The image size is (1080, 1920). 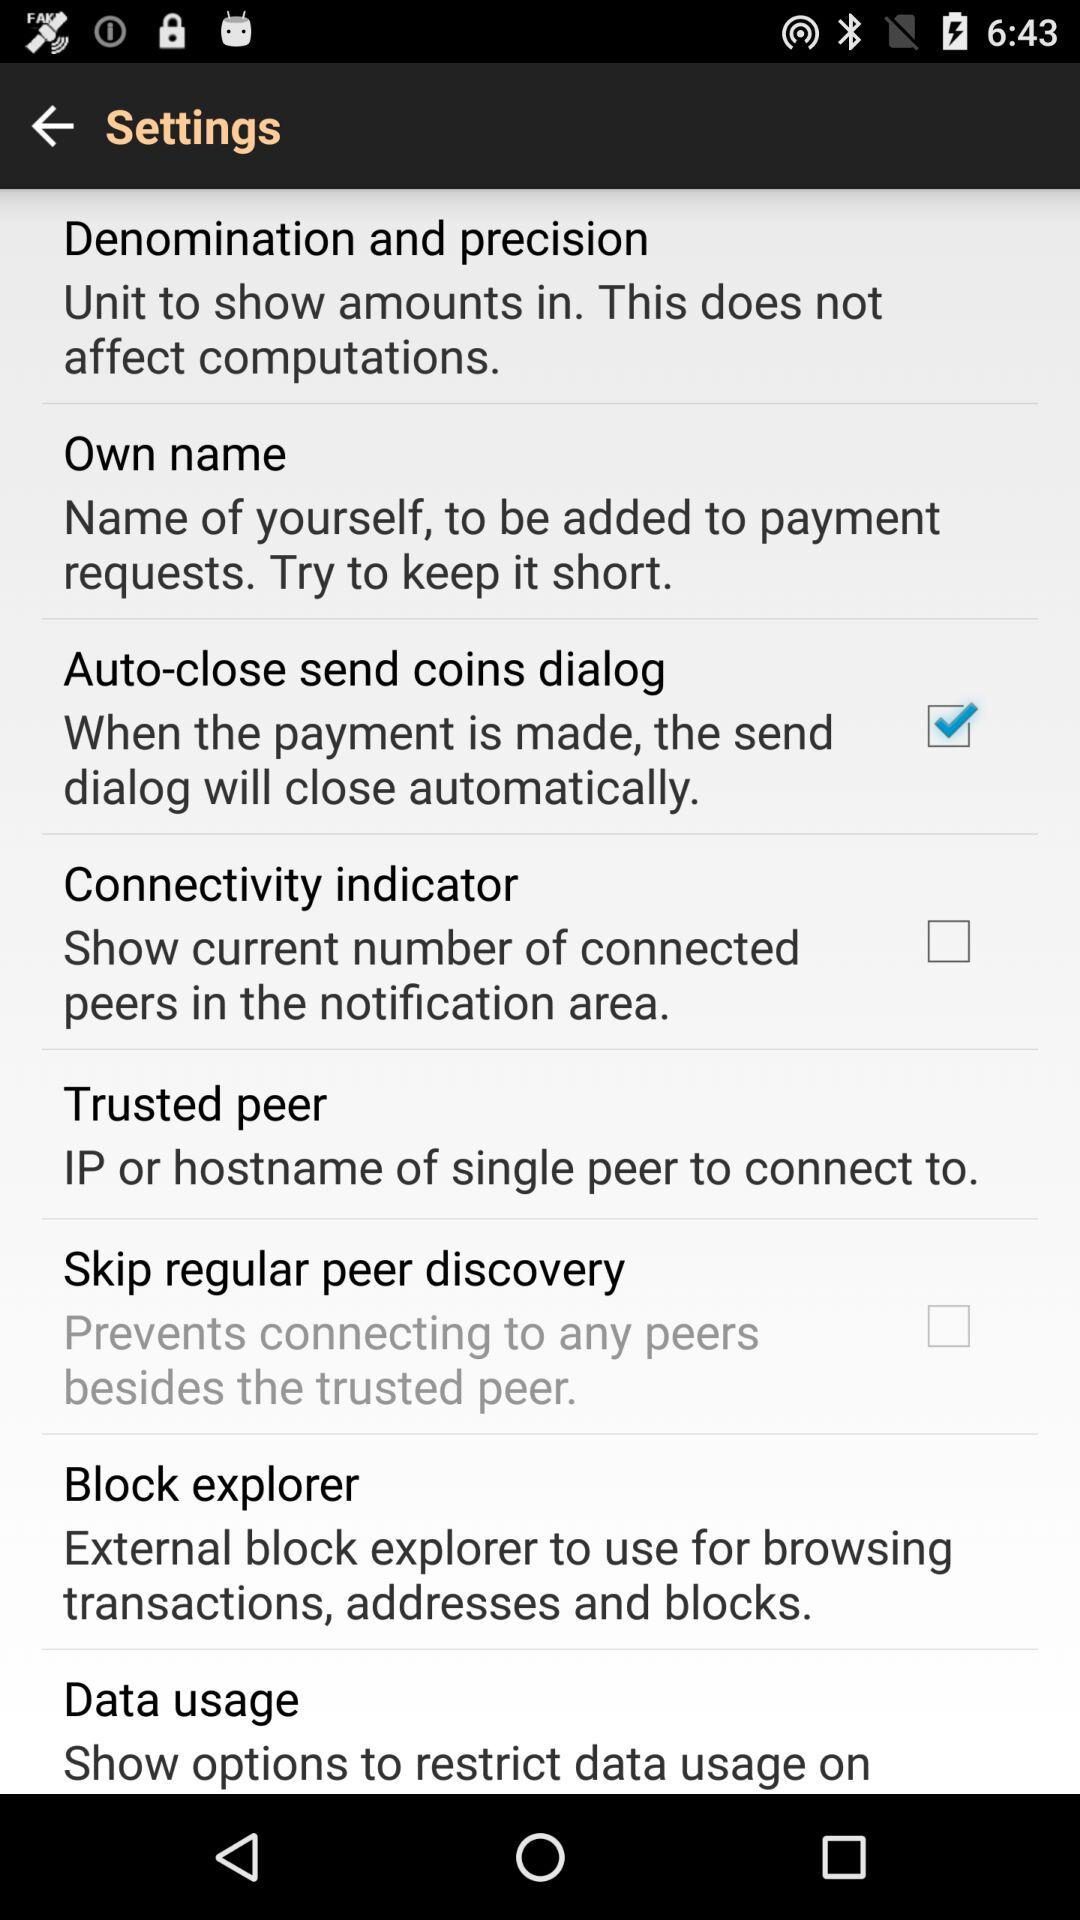 I want to click on the own name icon, so click(x=173, y=450).